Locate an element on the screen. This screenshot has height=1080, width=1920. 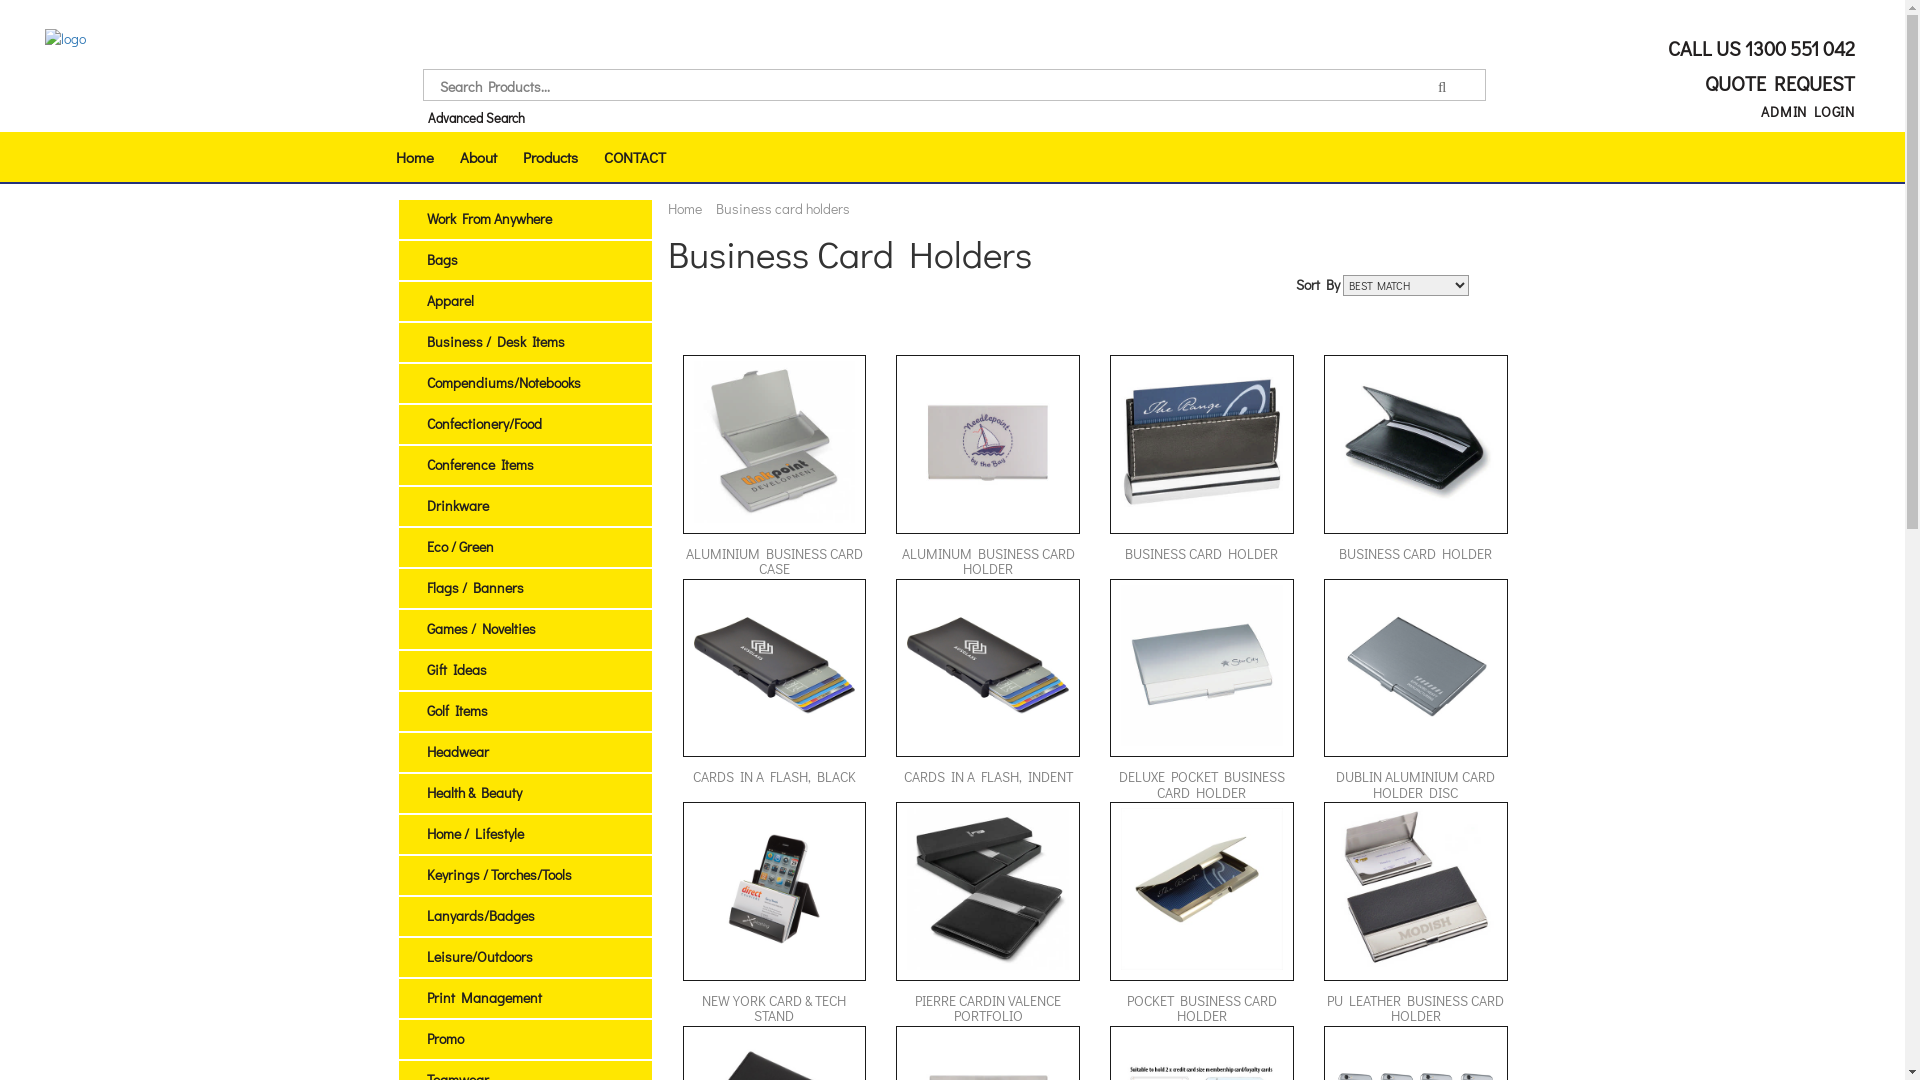
'Drinkware' is located at coordinates (455, 504).